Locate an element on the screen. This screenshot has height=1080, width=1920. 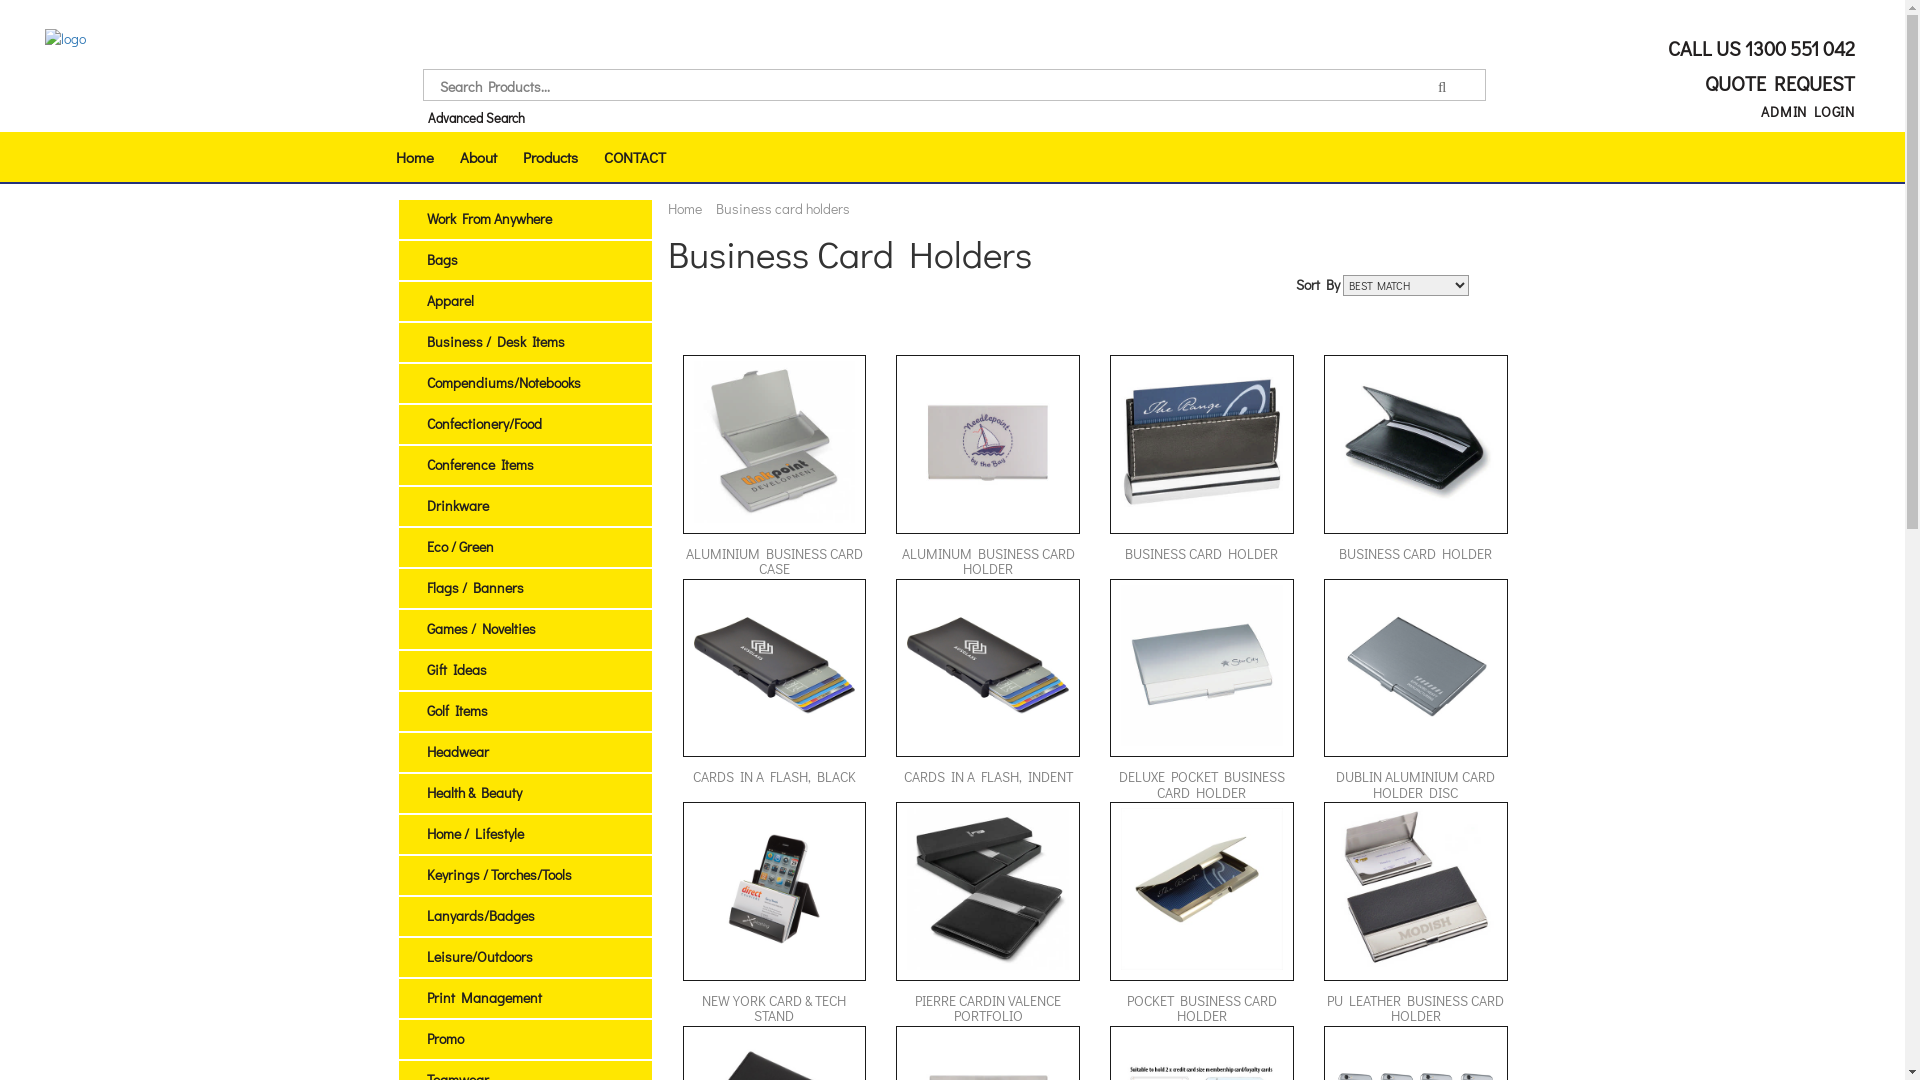
'Drinkware' is located at coordinates (455, 504).